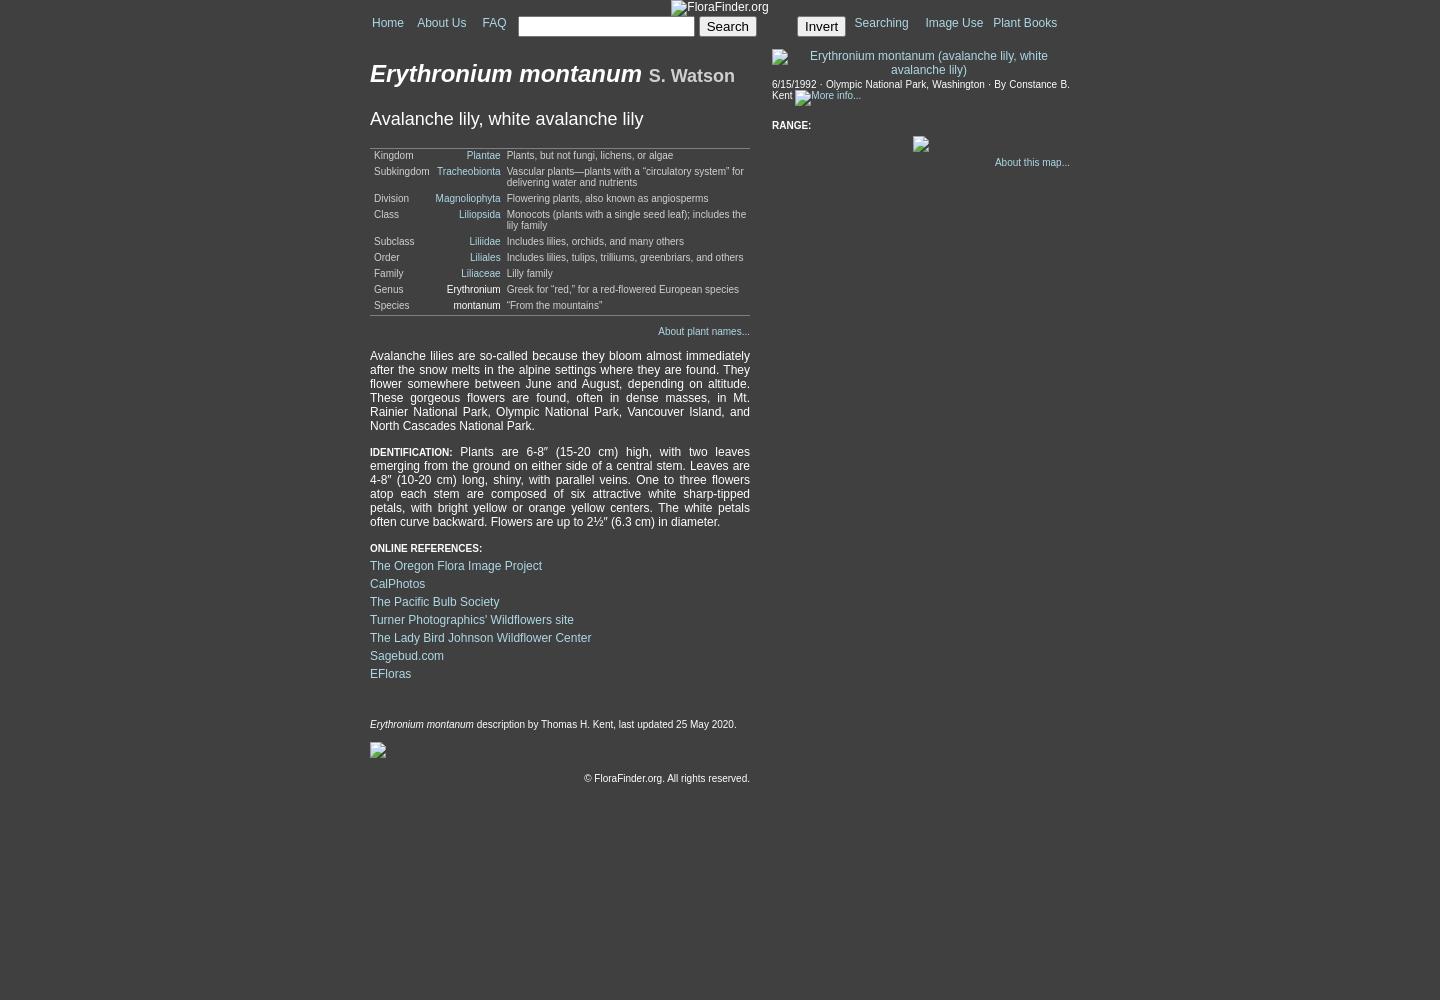  What do you see at coordinates (392, 240) in the screenshot?
I see `'Subclass'` at bounding box center [392, 240].